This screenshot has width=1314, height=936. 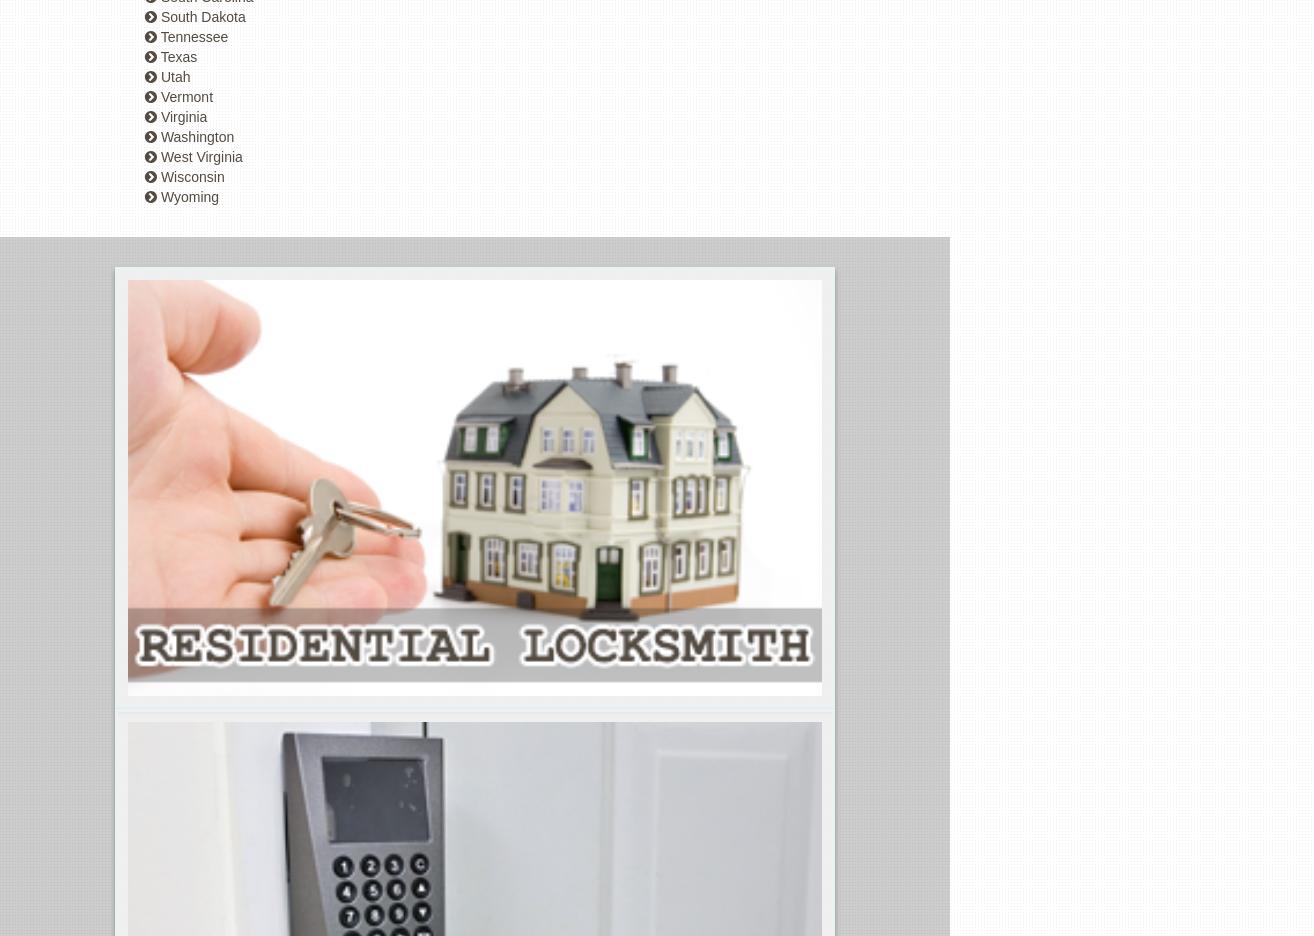 I want to click on 'West Virginia', so click(x=199, y=156).